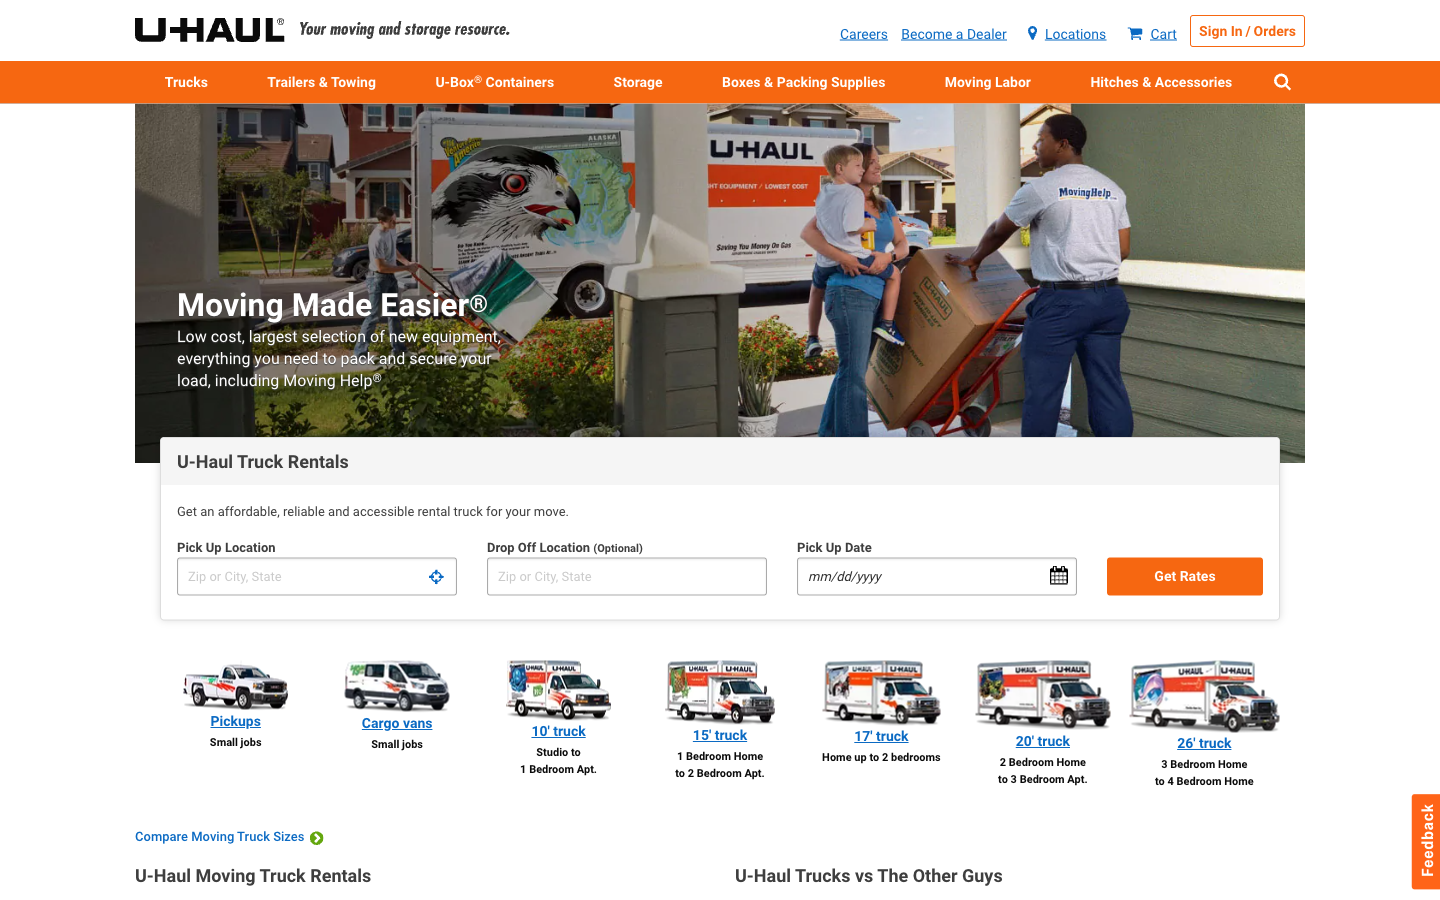  What do you see at coordinates (316, 576) in the screenshot?
I see `Obtain cost details for renting a truck with pick-up at location A and drop off at location B` at bounding box center [316, 576].